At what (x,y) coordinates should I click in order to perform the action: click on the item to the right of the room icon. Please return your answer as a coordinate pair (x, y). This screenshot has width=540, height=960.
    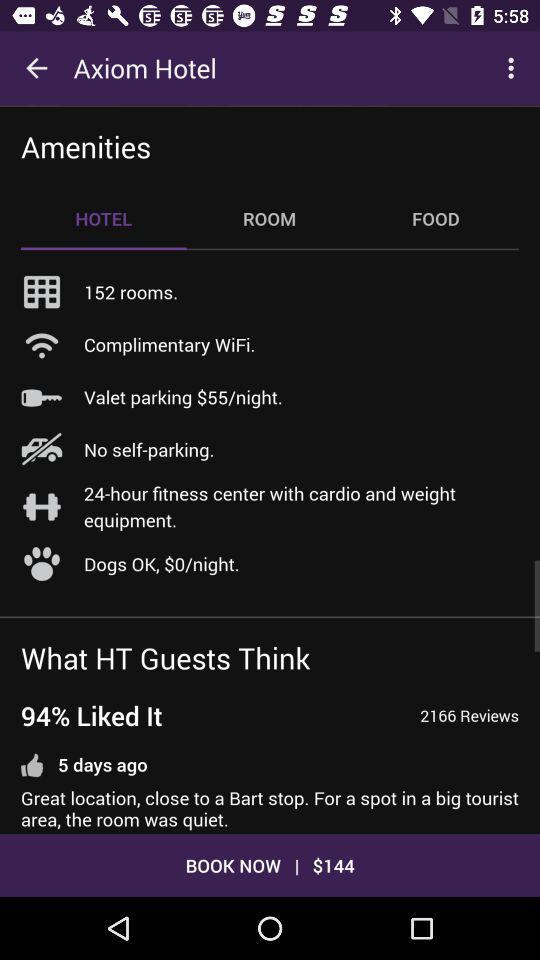
    Looking at the image, I should click on (434, 218).